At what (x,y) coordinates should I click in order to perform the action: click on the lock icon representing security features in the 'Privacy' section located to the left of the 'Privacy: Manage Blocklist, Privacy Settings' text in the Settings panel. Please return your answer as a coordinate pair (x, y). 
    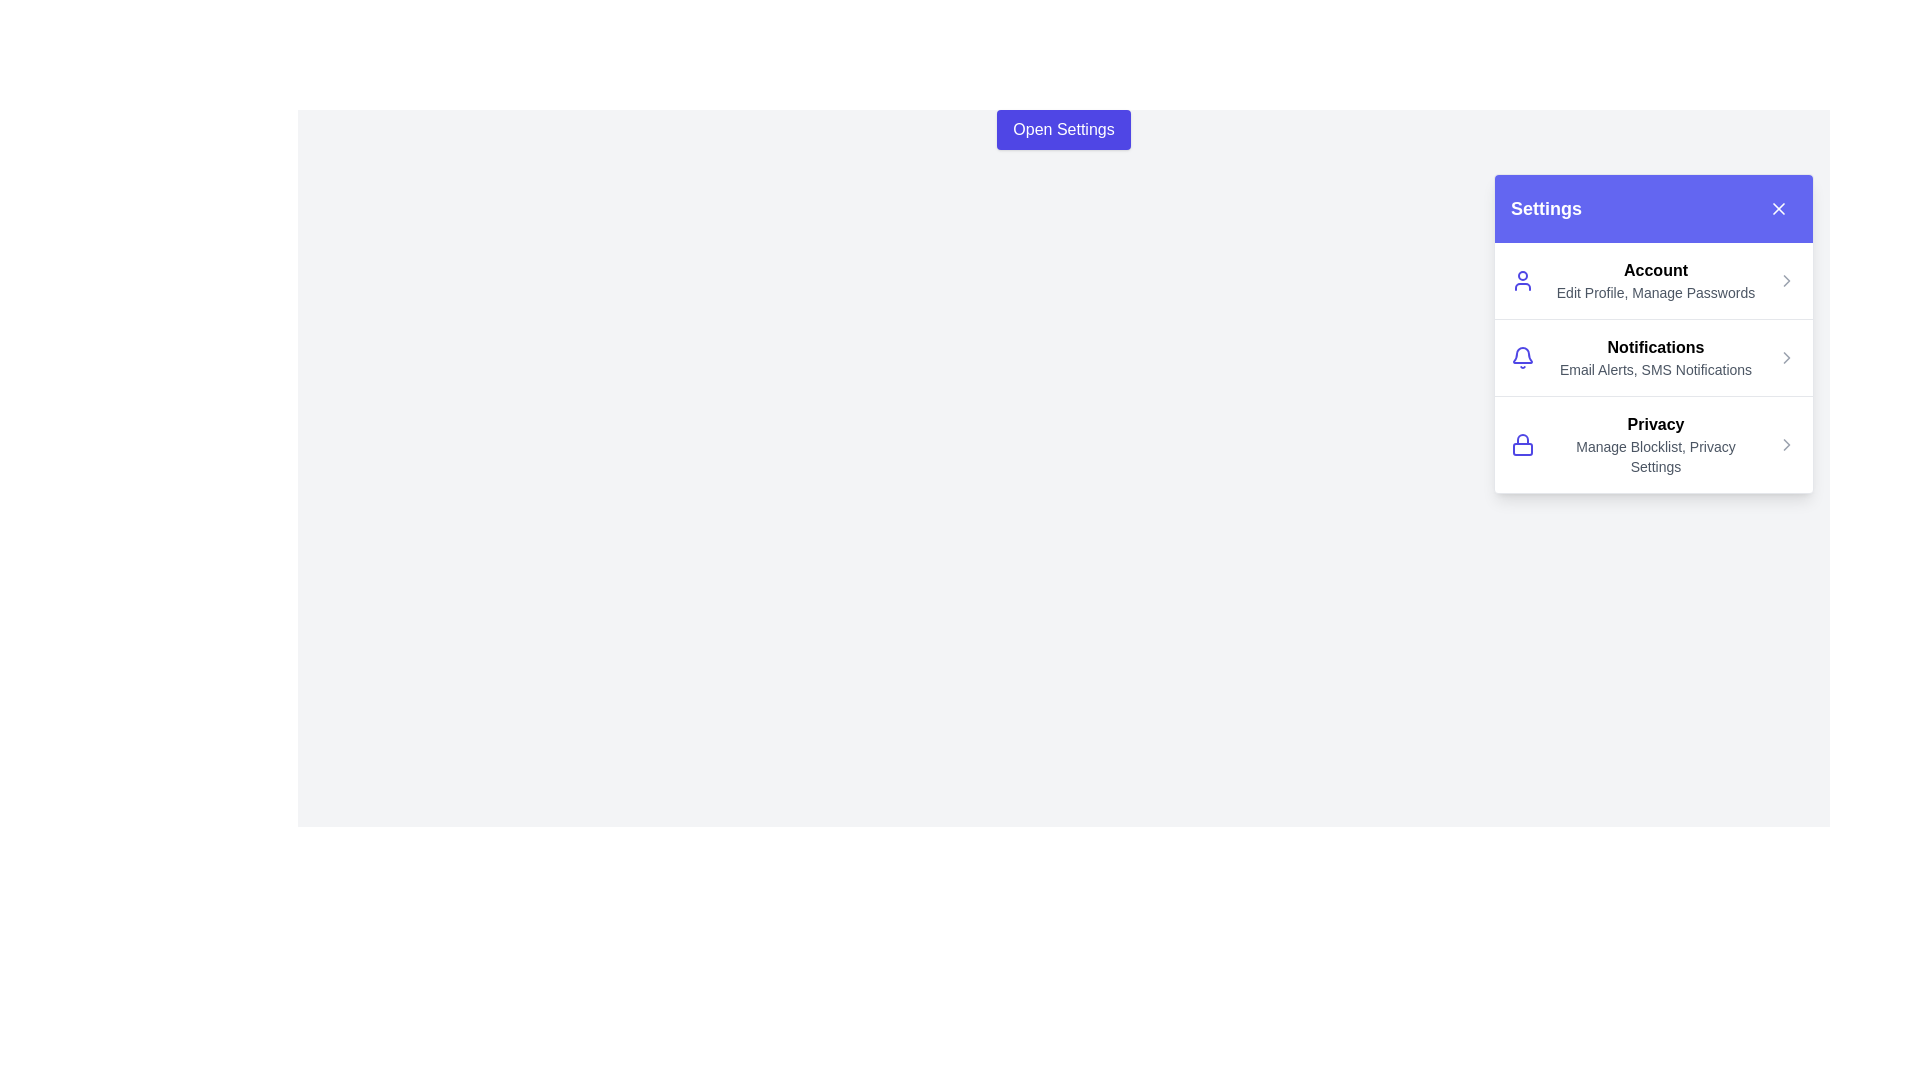
    Looking at the image, I should click on (1521, 443).